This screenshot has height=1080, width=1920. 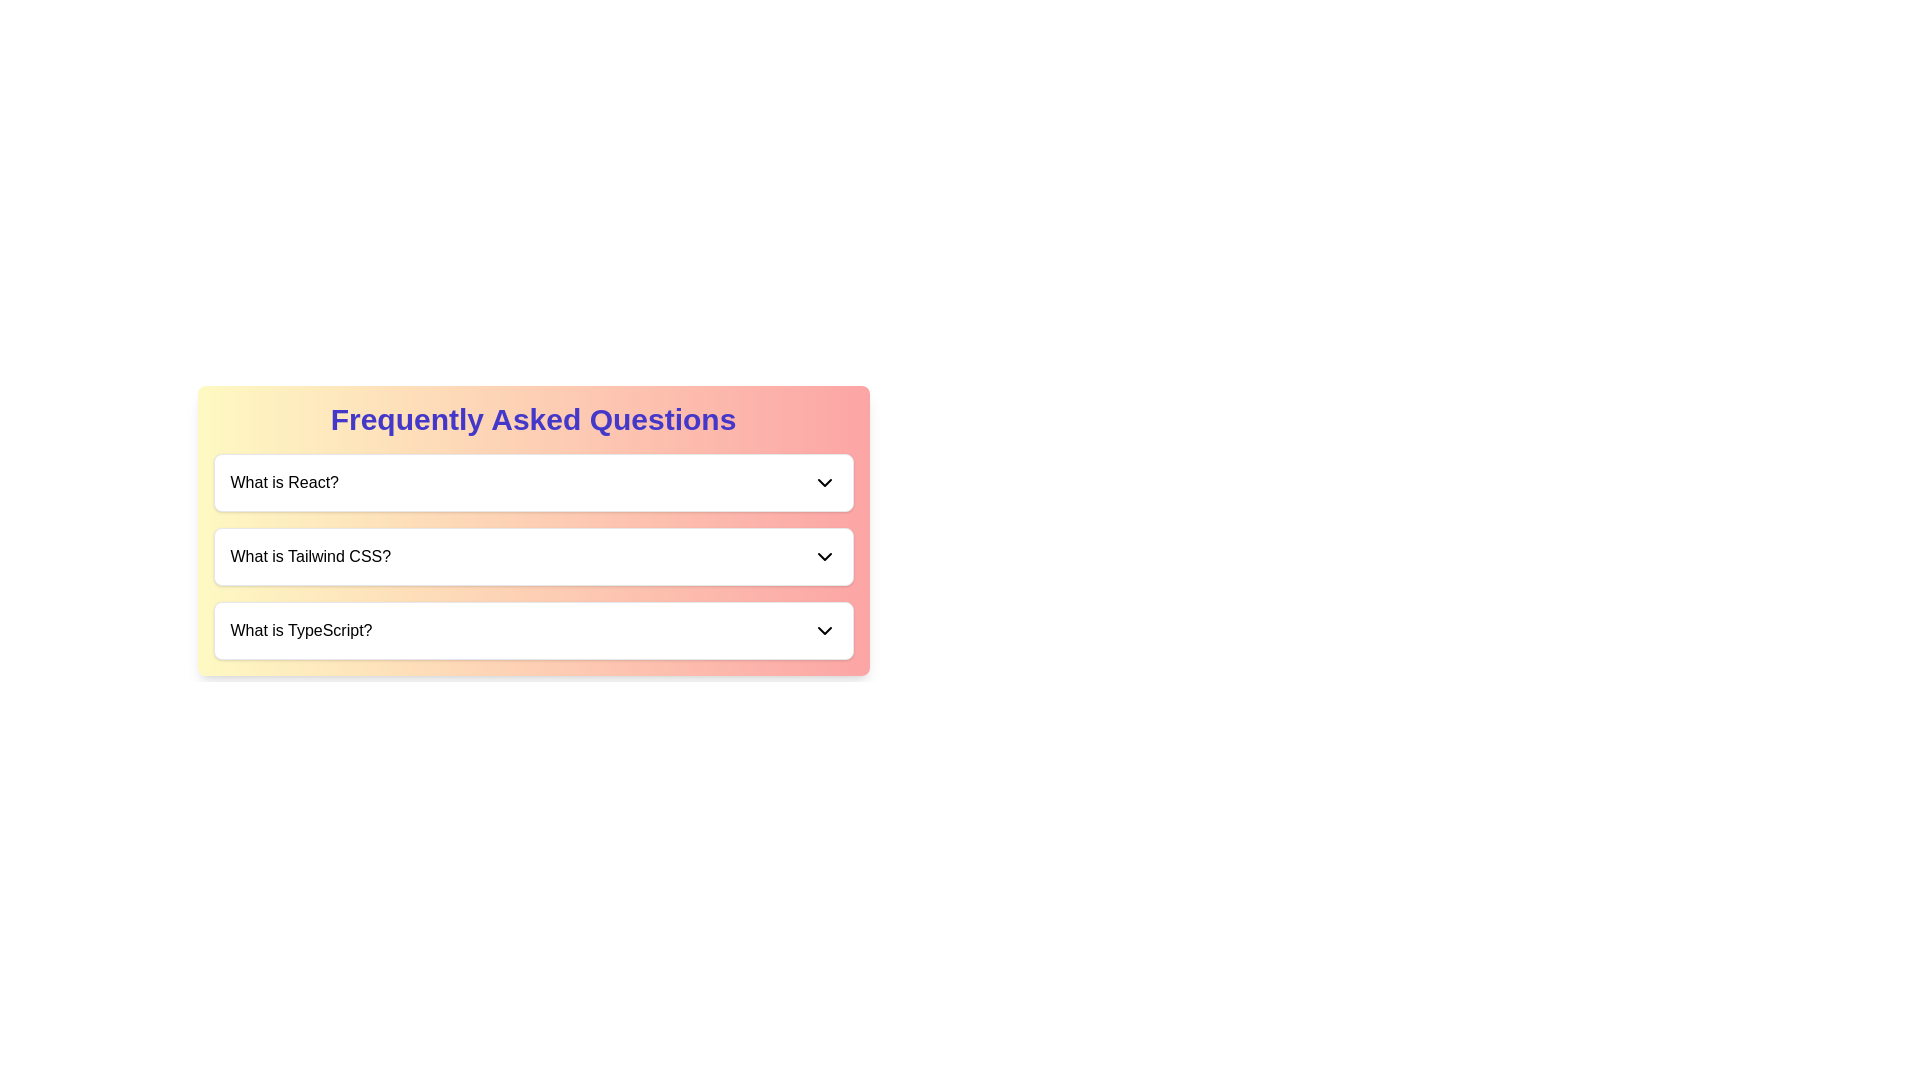 What do you see at coordinates (309, 556) in the screenshot?
I see `the plain text label displaying 'What is Tailwind CSS?' which is the second item in a FAQ list` at bounding box center [309, 556].